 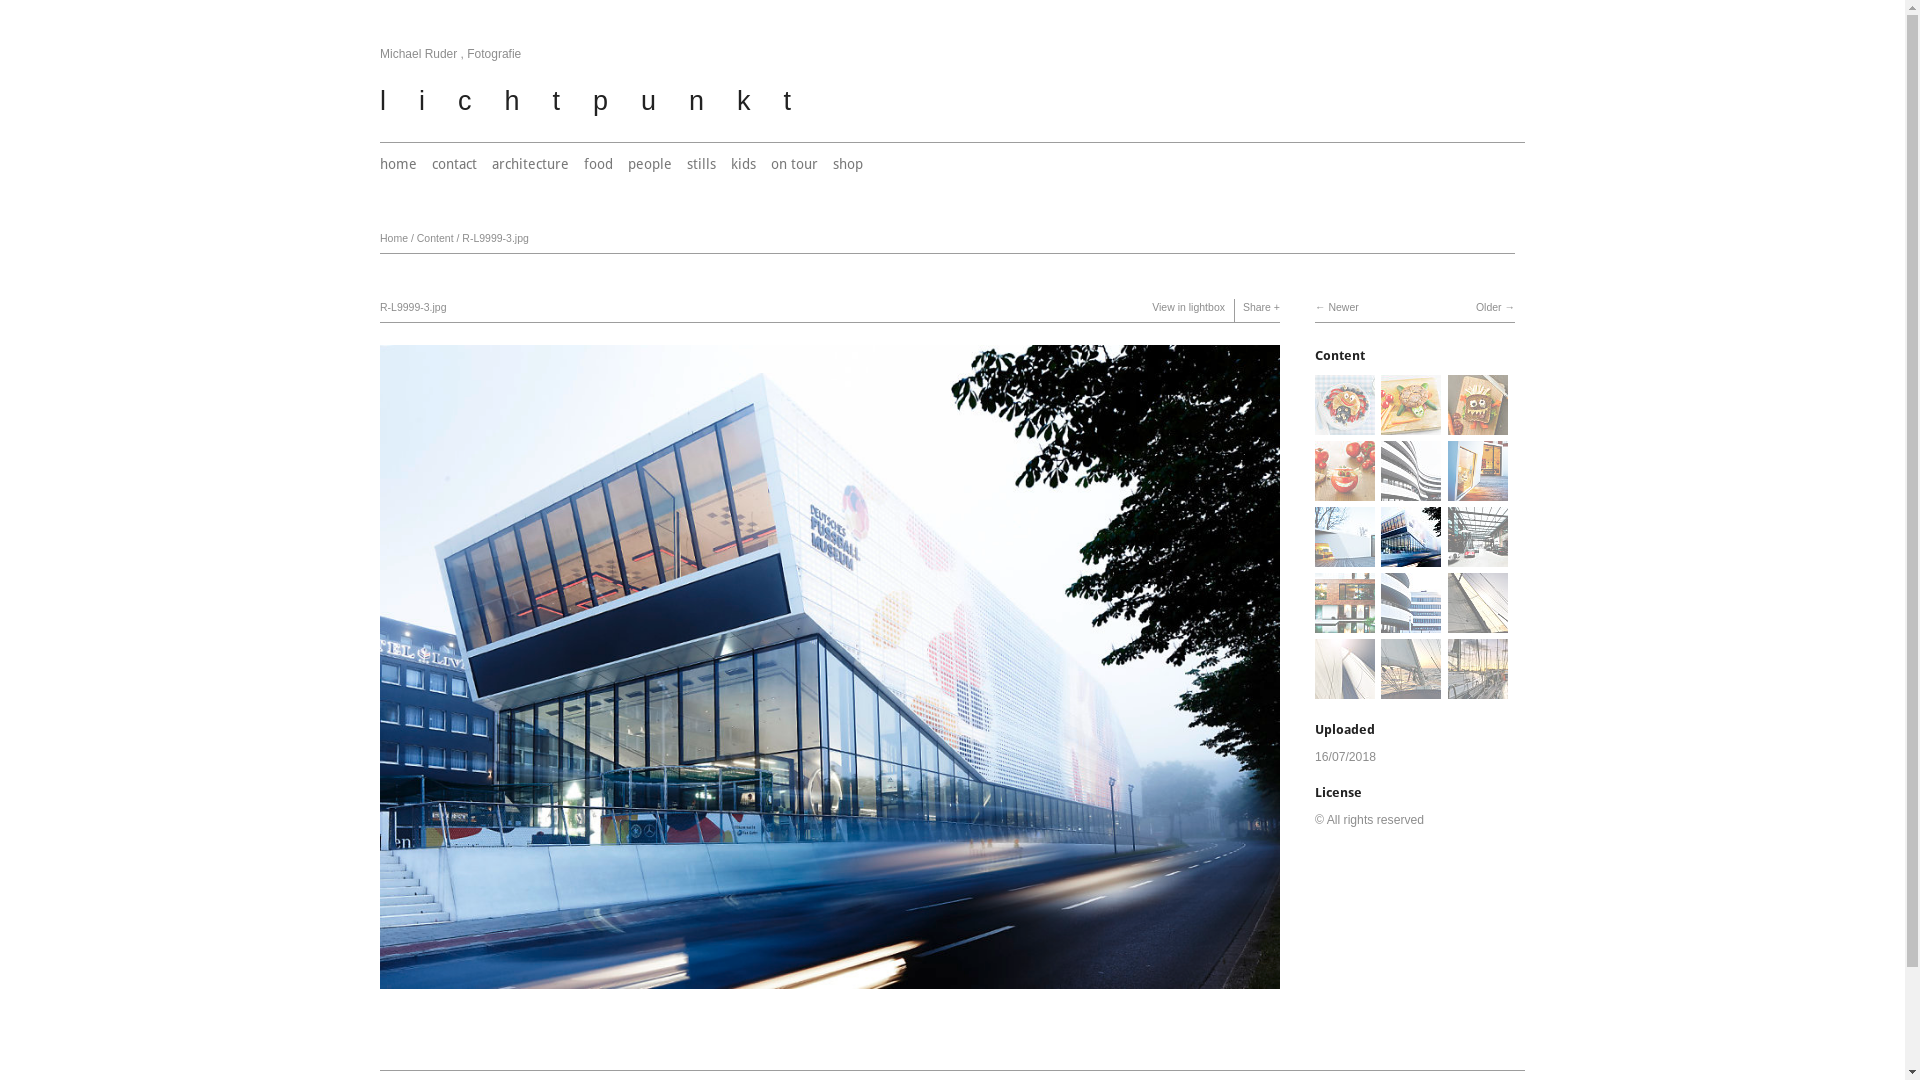 What do you see at coordinates (1478, 423) in the screenshot?
I see `'View 0418-060-3.jpg'` at bounding box center [1478, 423].